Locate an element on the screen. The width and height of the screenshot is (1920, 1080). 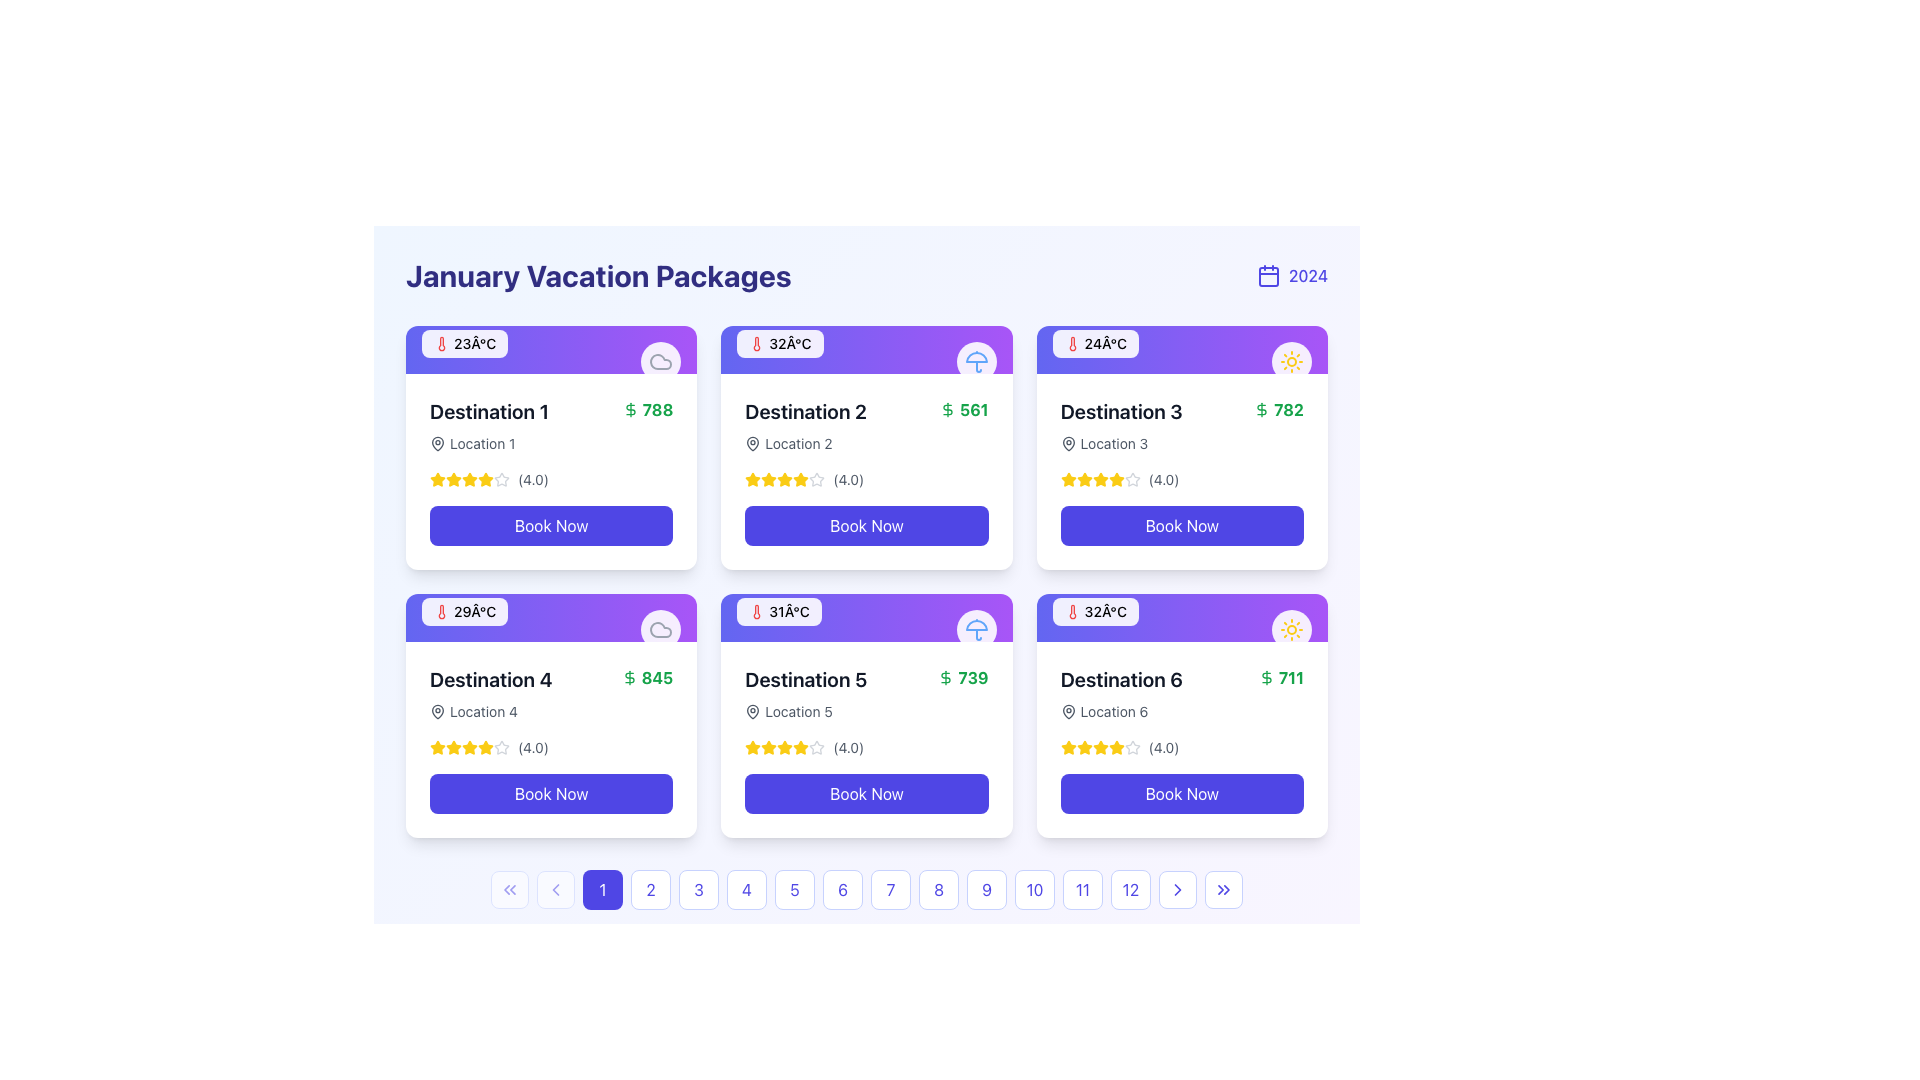
the fourth star in the rating row for the 'Destination 5' card is located at coordinates (817, 747).